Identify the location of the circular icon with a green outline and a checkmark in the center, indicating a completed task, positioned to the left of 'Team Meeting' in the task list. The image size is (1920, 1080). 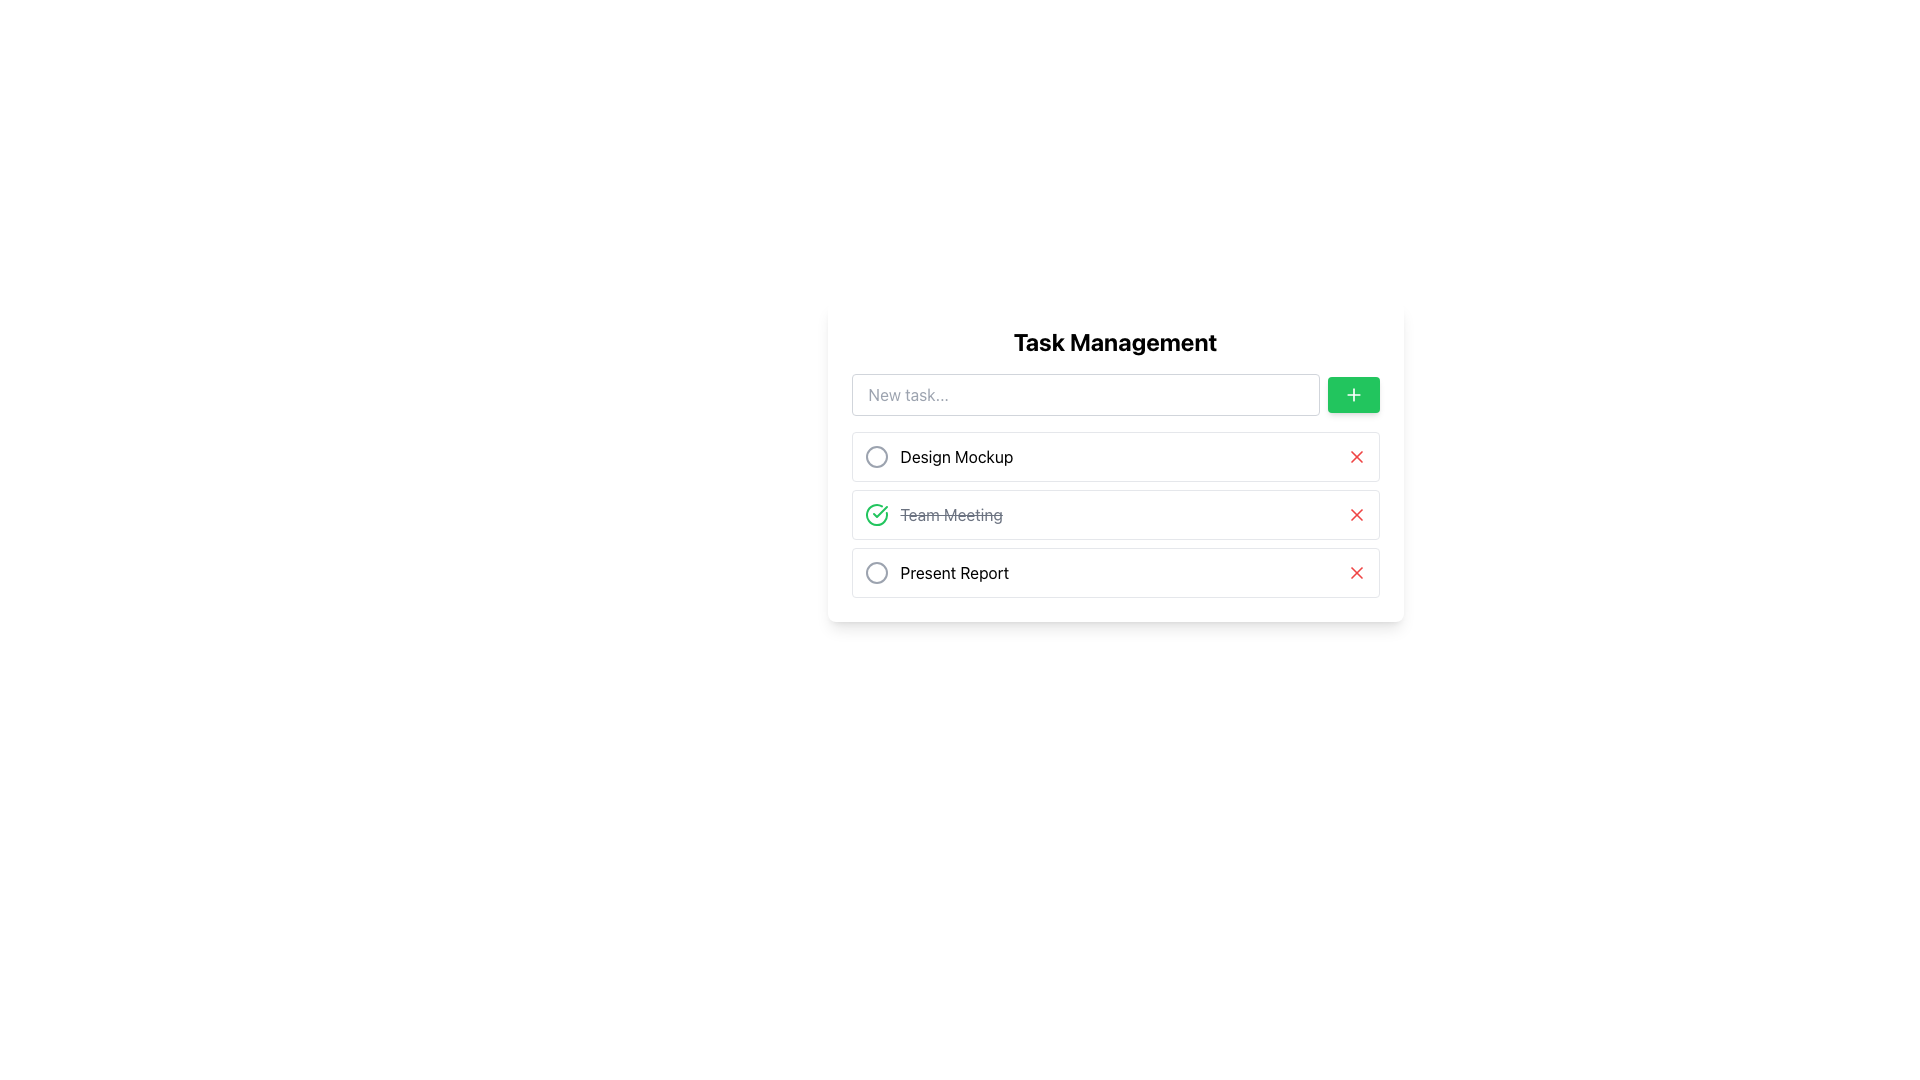
(876, 514).